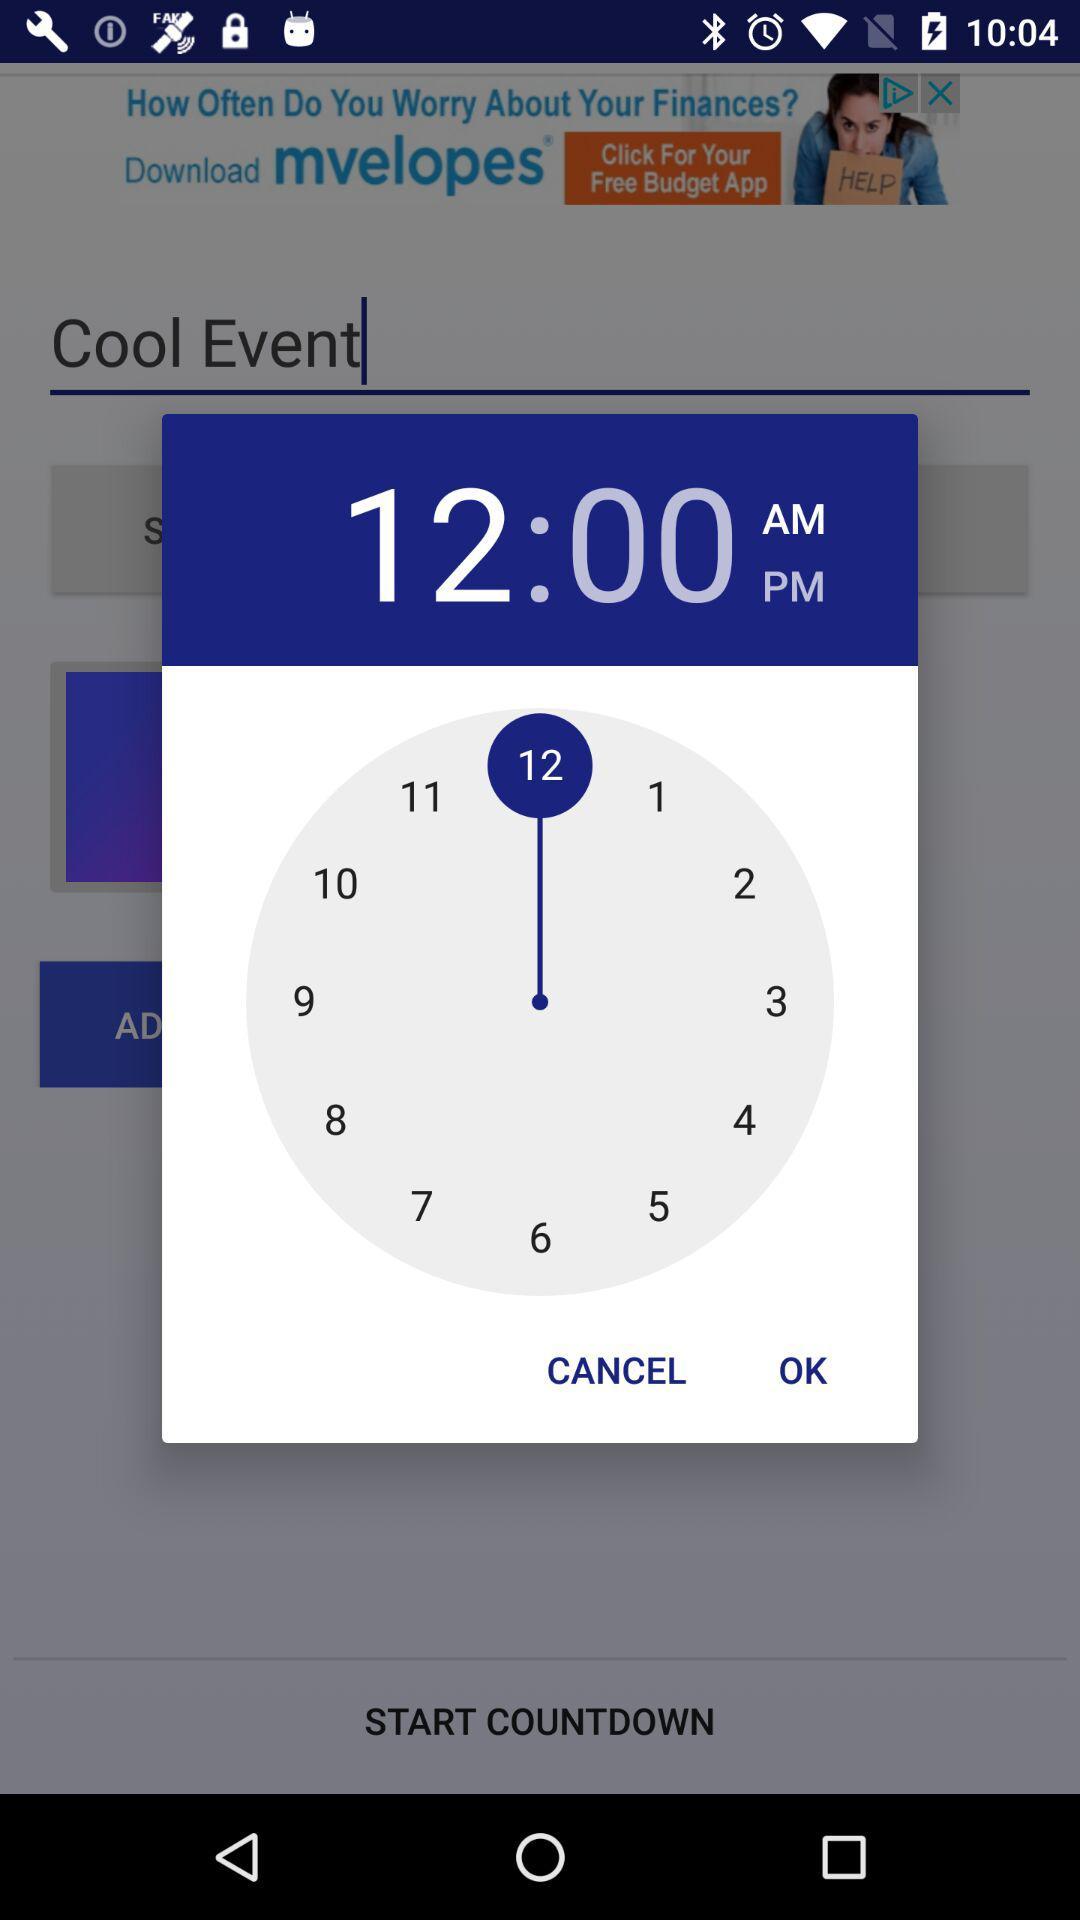 Image resolution: width=1080 pixels, height=1920 pixels. Describe the element at coordinates (425, 539) in the screenshot. I see `the 12 icon` at that location.